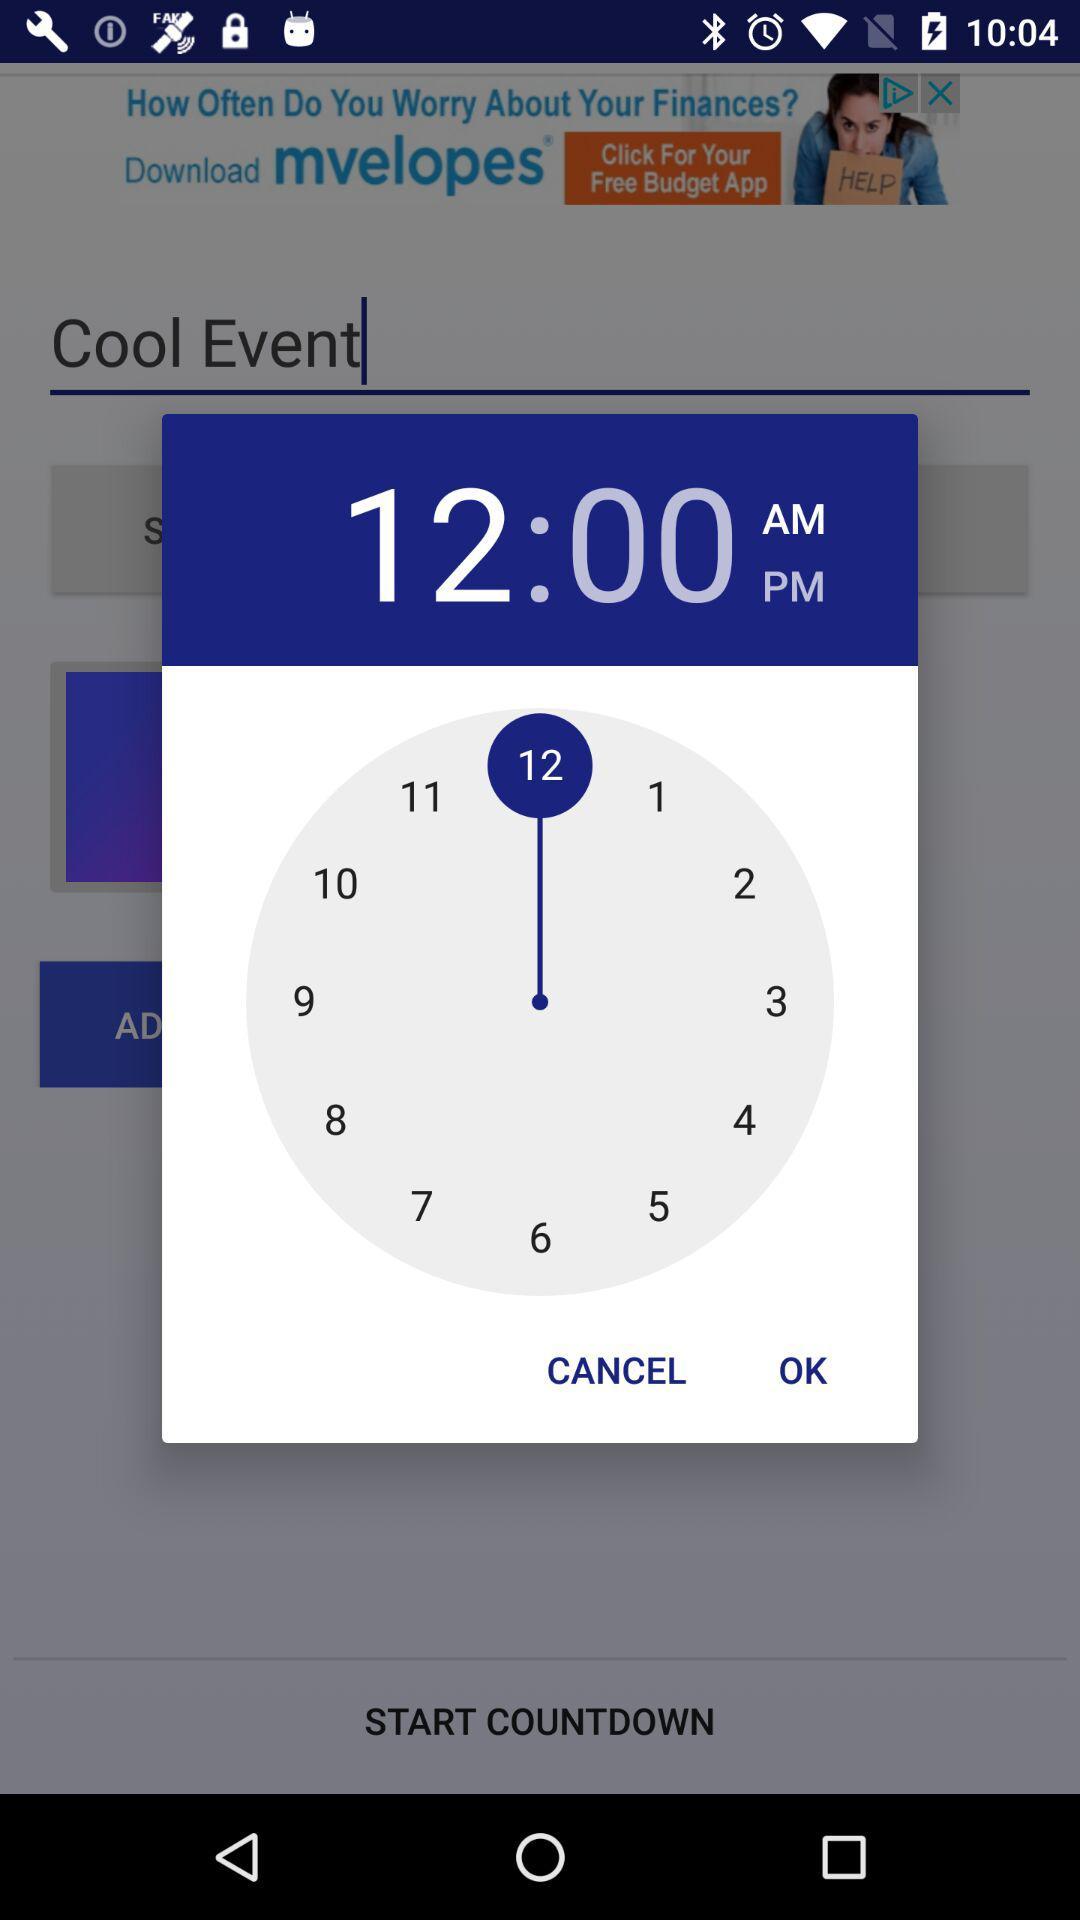 Image resolution: width=1080 pixels, height=1920 pixels. Describe the element at coordinates (425, 539) in the screenshot. I see `the 12 icon` at that location.